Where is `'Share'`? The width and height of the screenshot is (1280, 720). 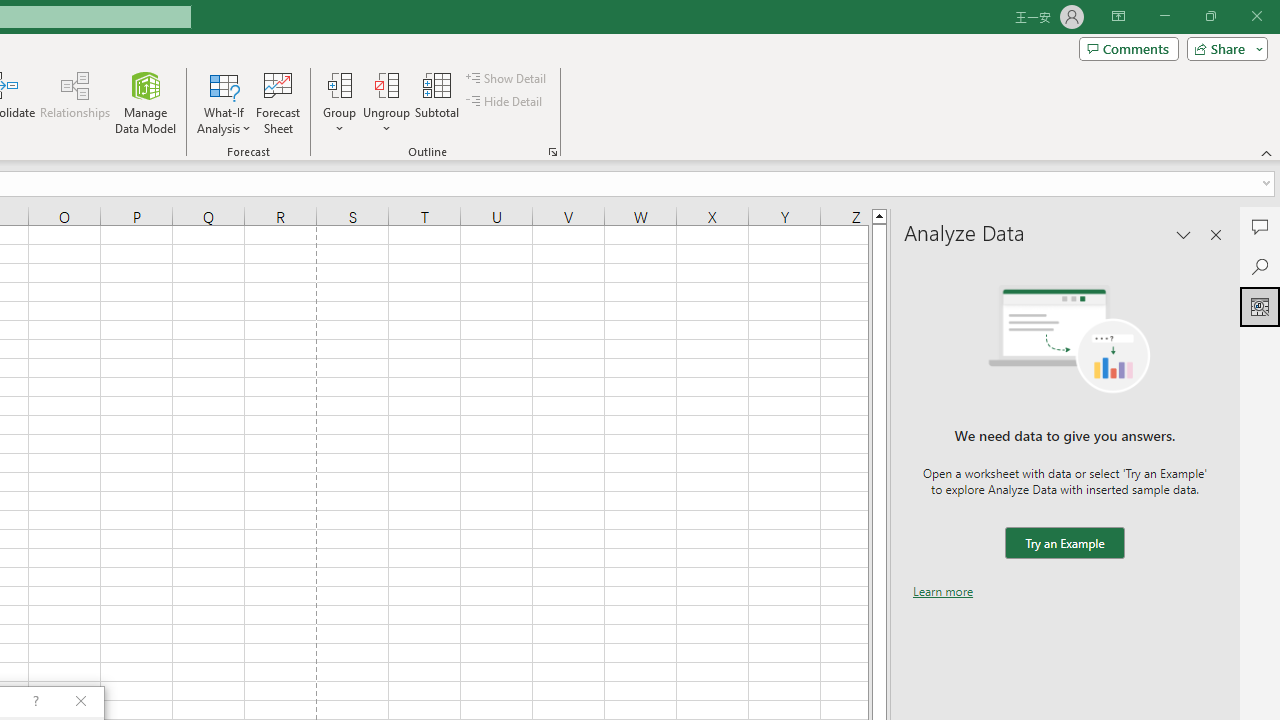 'Share' is located at coordinates (1222, 47).